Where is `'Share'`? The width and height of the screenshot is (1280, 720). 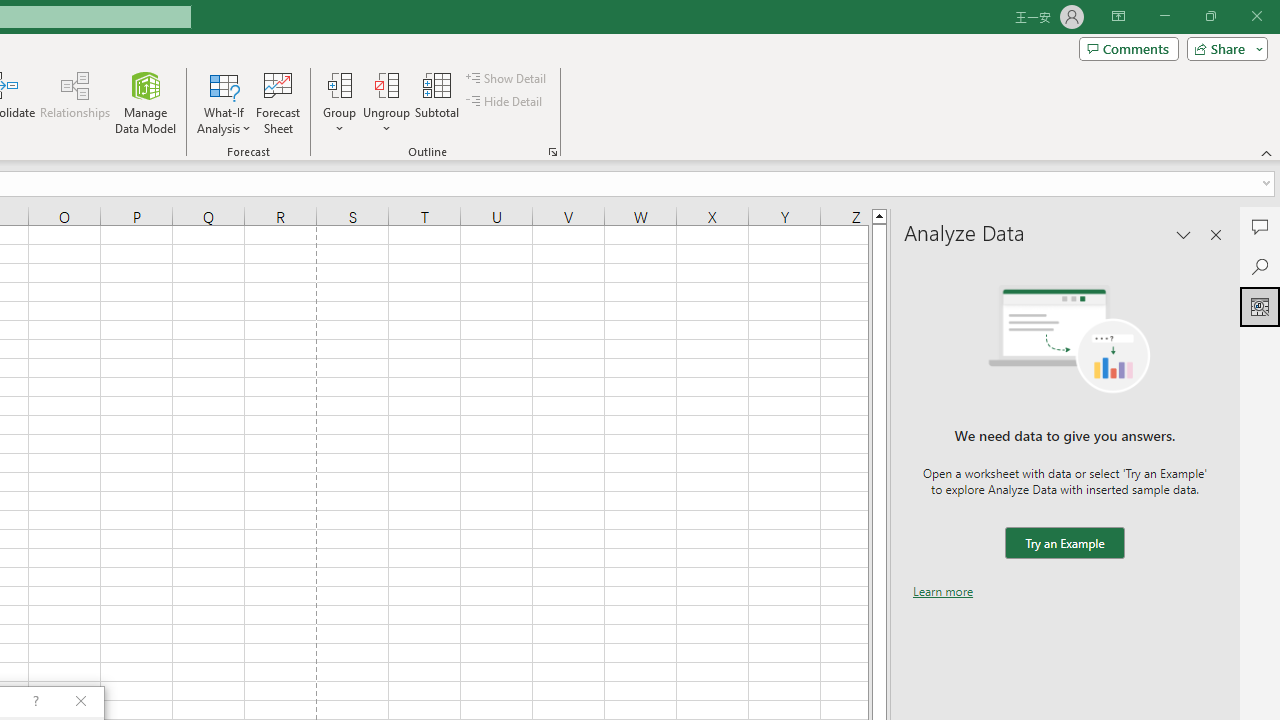 'Share' is located at coordinates (1222, 47).